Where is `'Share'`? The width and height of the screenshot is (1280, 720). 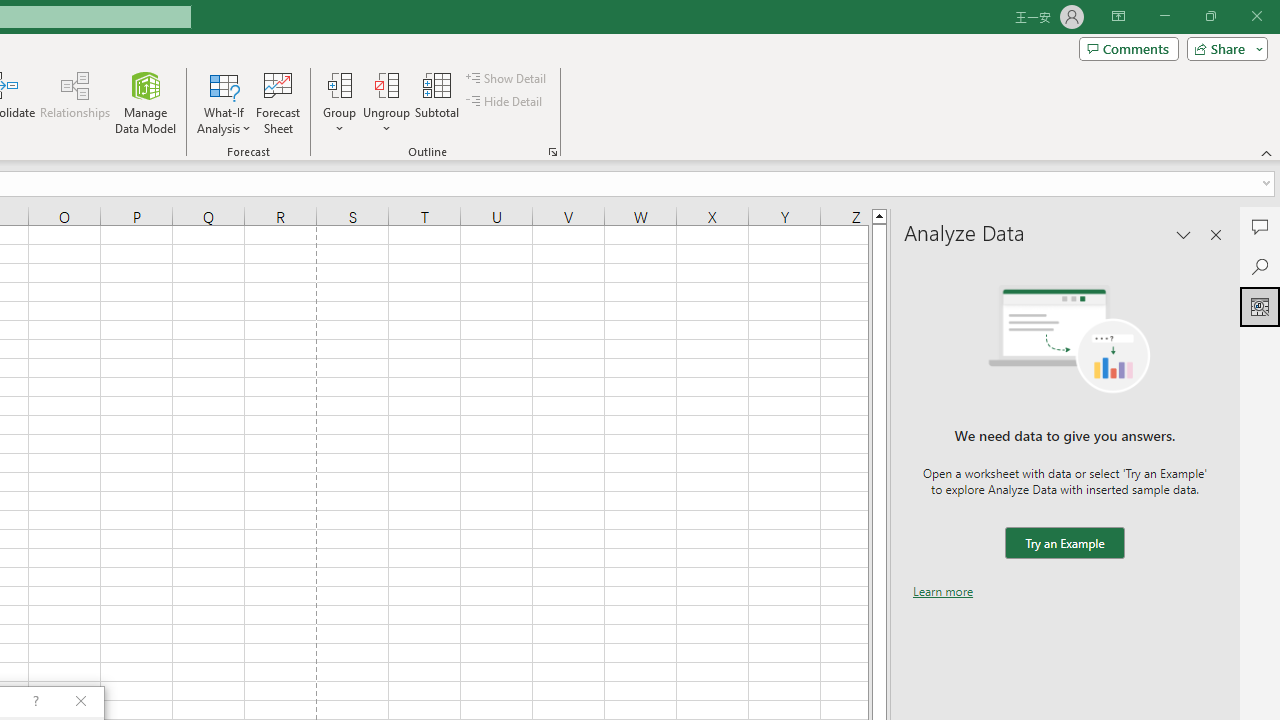 'Share' is located at coordinates (1222, 47).